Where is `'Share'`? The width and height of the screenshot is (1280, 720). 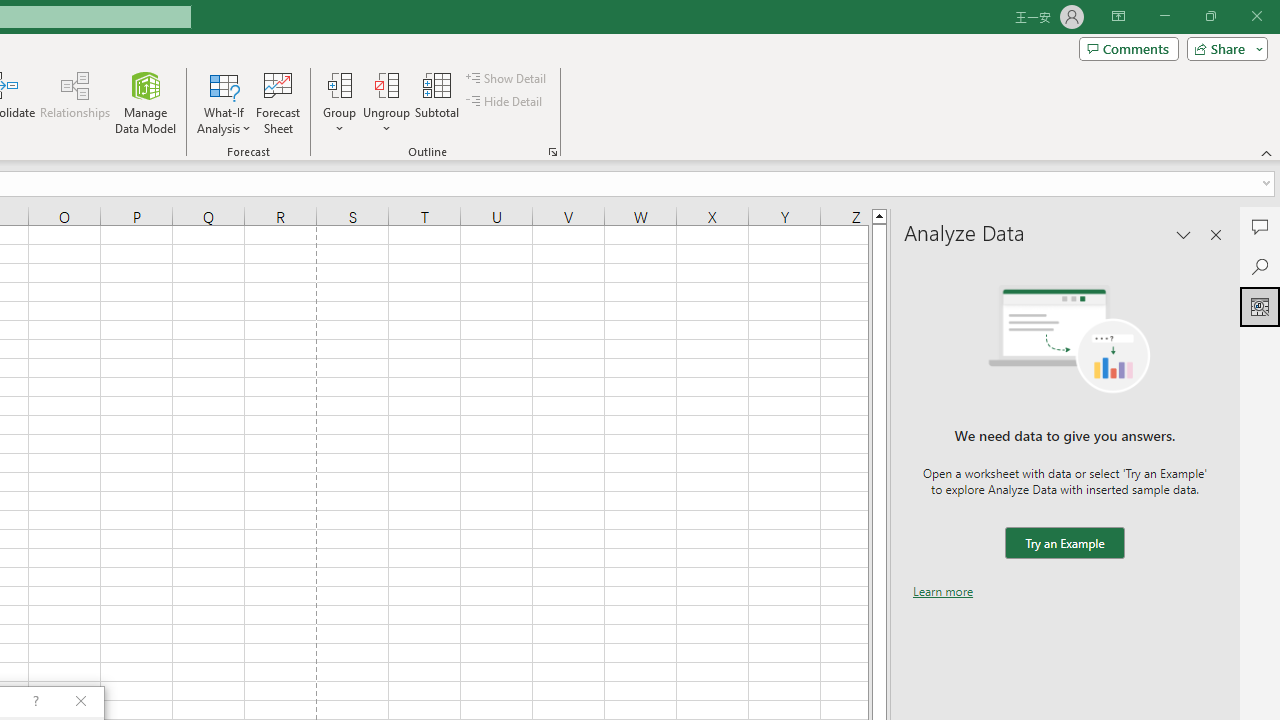 'Share' is located at coordinates (1222, 47).